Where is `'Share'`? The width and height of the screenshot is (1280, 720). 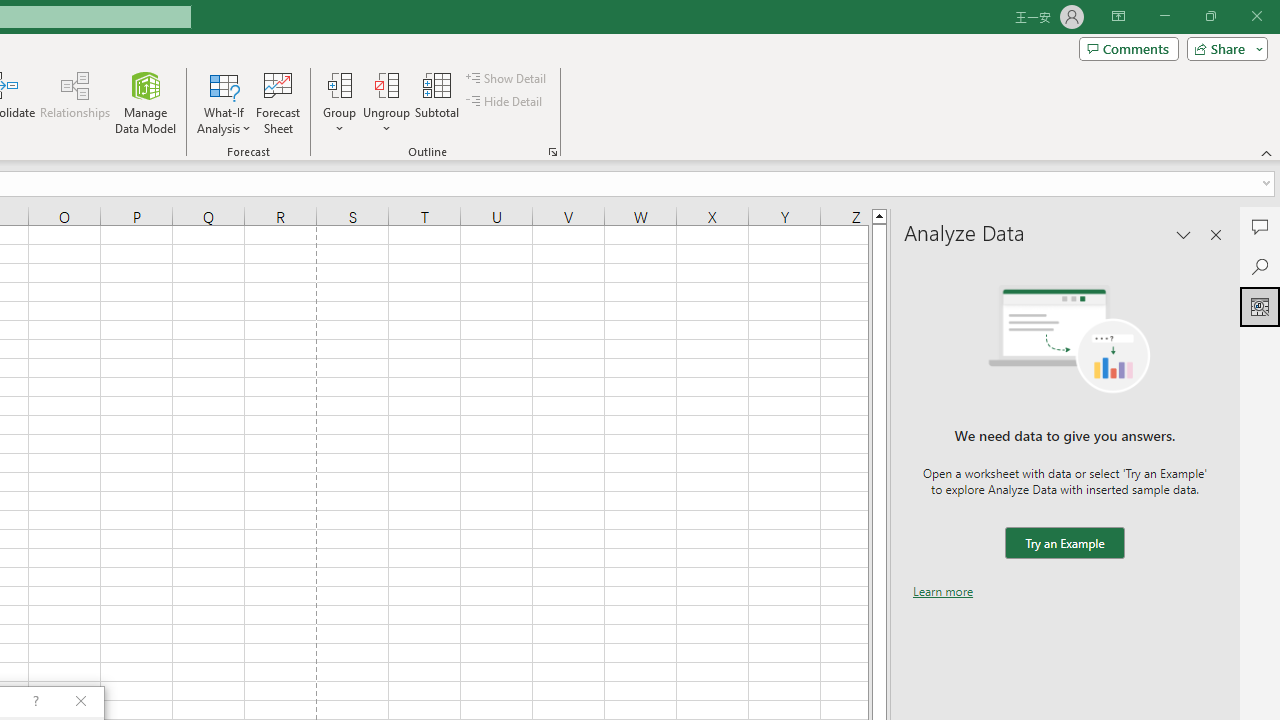 'Share' is located at coordinates (1222, 47).